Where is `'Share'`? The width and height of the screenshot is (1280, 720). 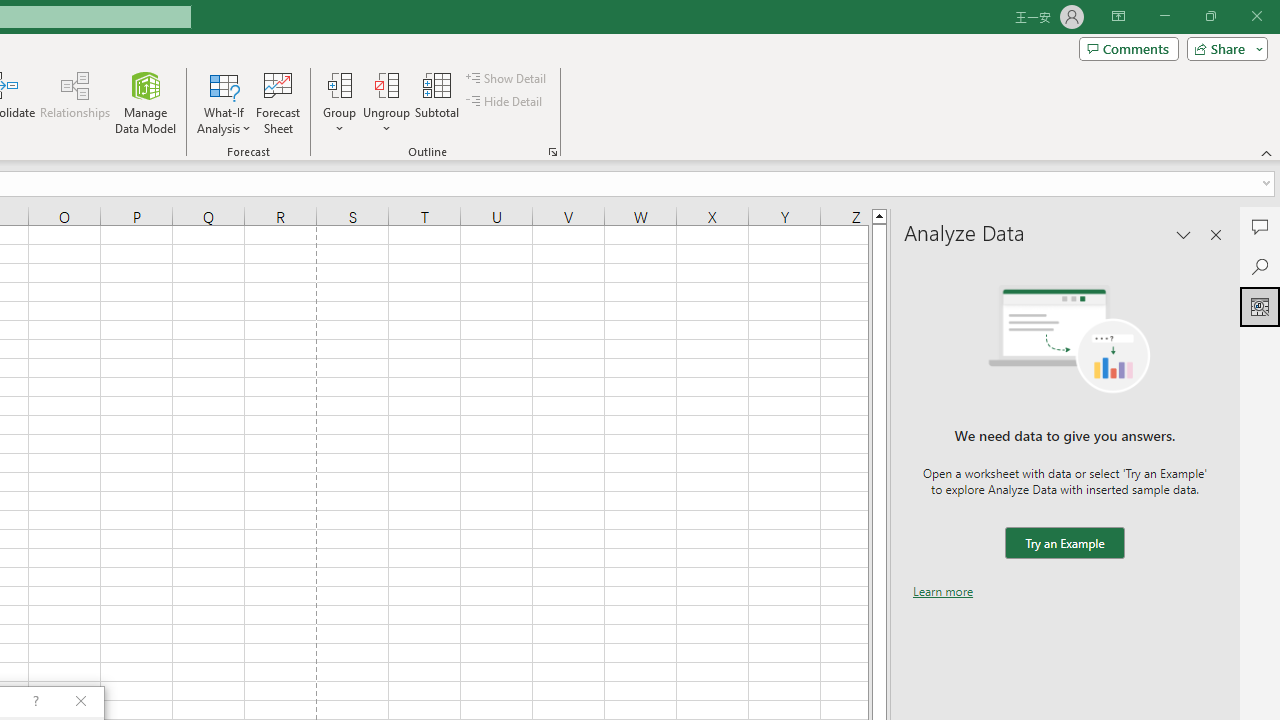 'Share' is located at coordinates (1222, 47).